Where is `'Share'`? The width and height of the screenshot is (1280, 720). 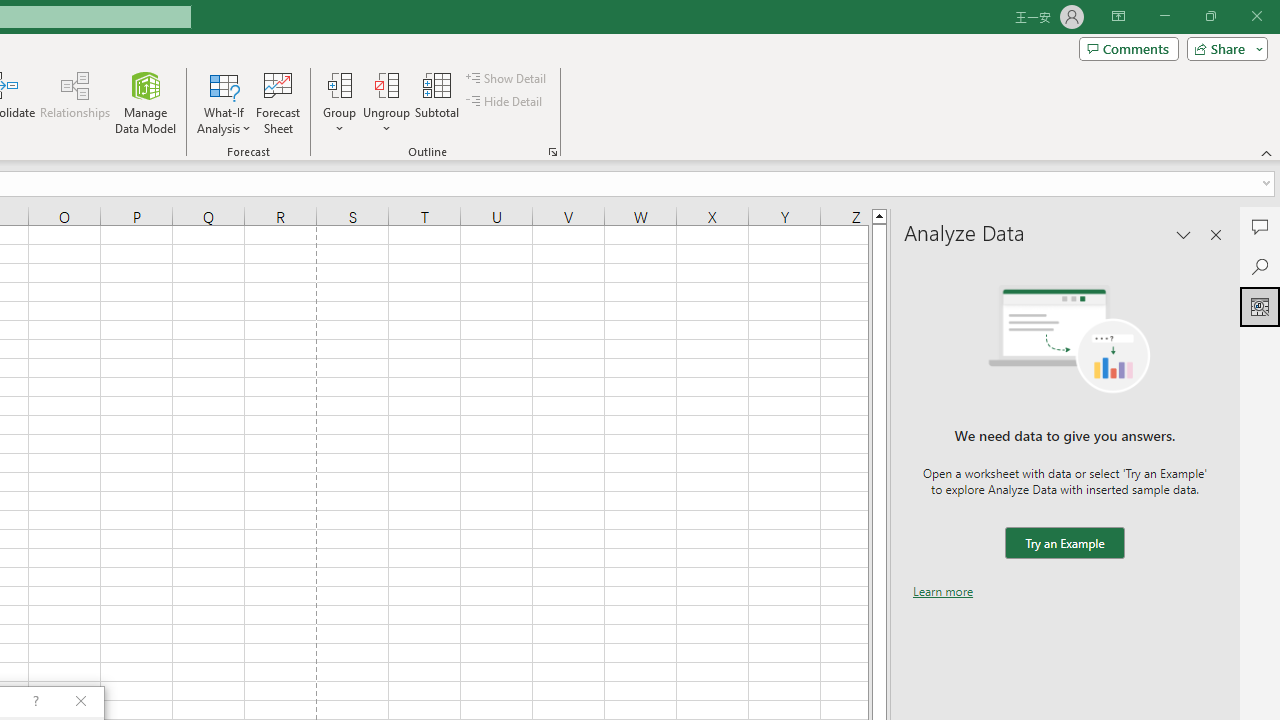 'Share' is located at coordinates (1222, 47).